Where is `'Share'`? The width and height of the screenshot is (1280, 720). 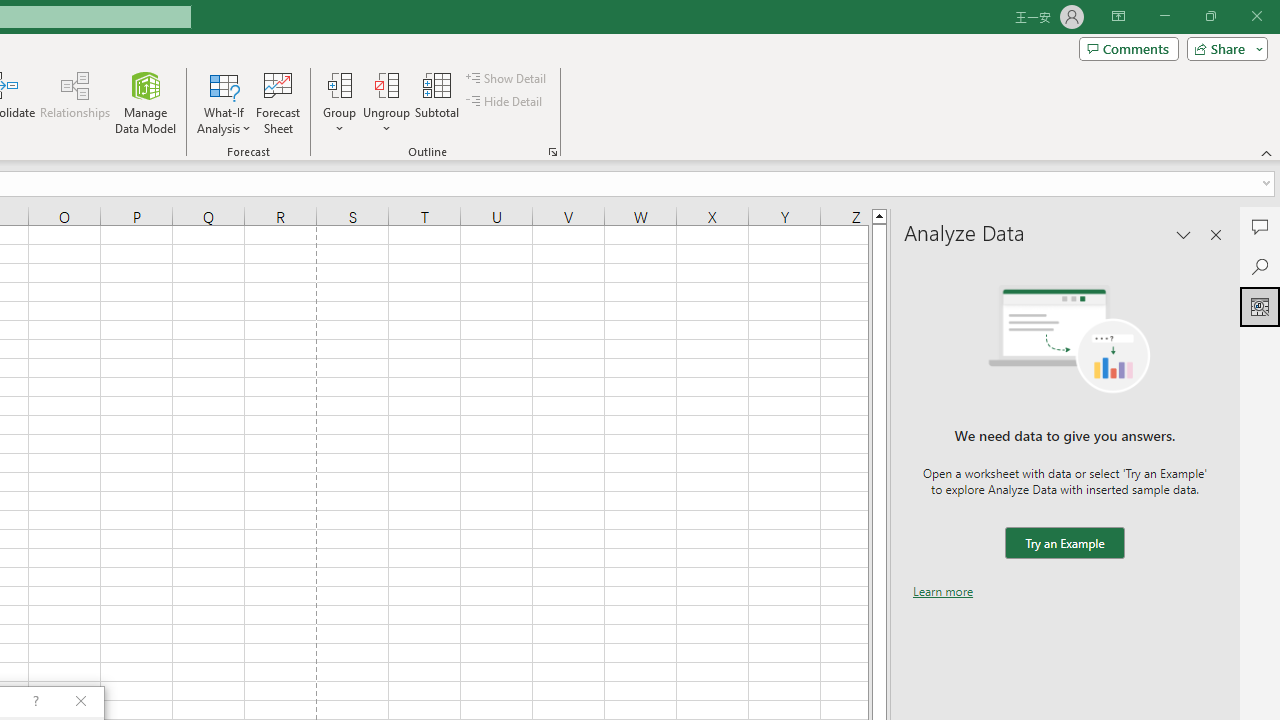 'Share' is located at coordinates (1222, 47).